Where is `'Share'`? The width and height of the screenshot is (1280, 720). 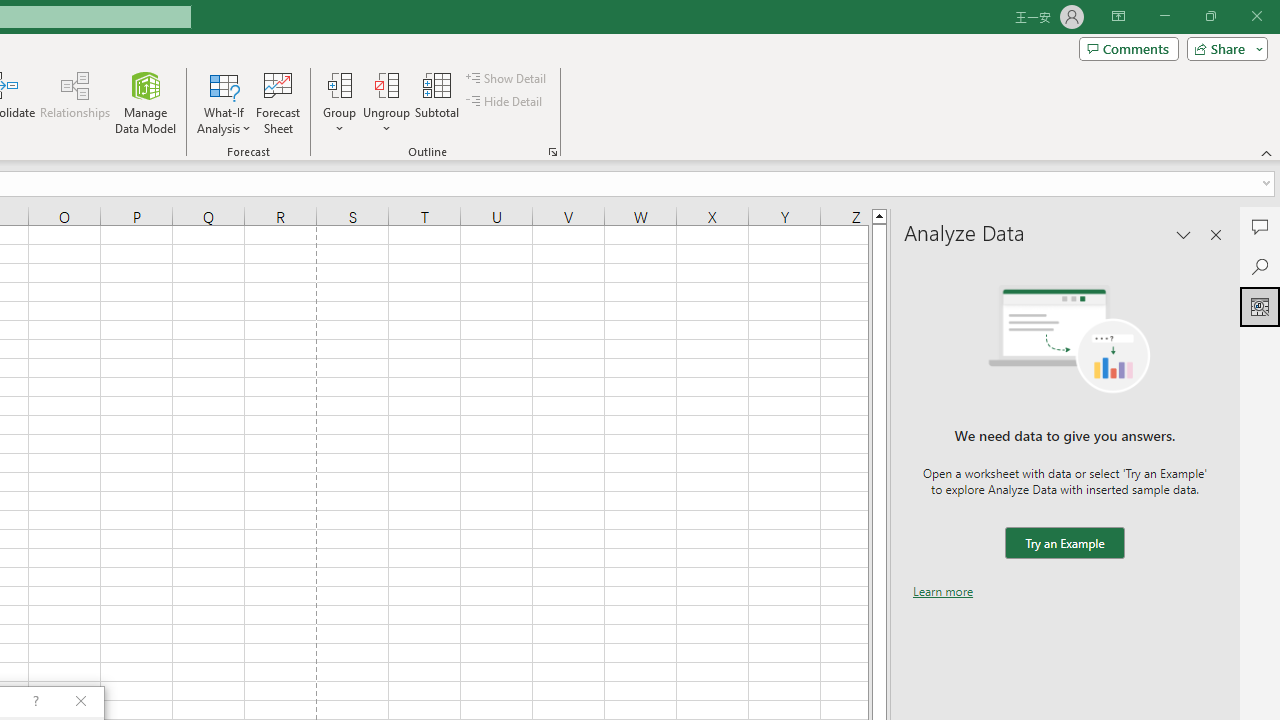 'Share' is located at coordinates (1222, 47).